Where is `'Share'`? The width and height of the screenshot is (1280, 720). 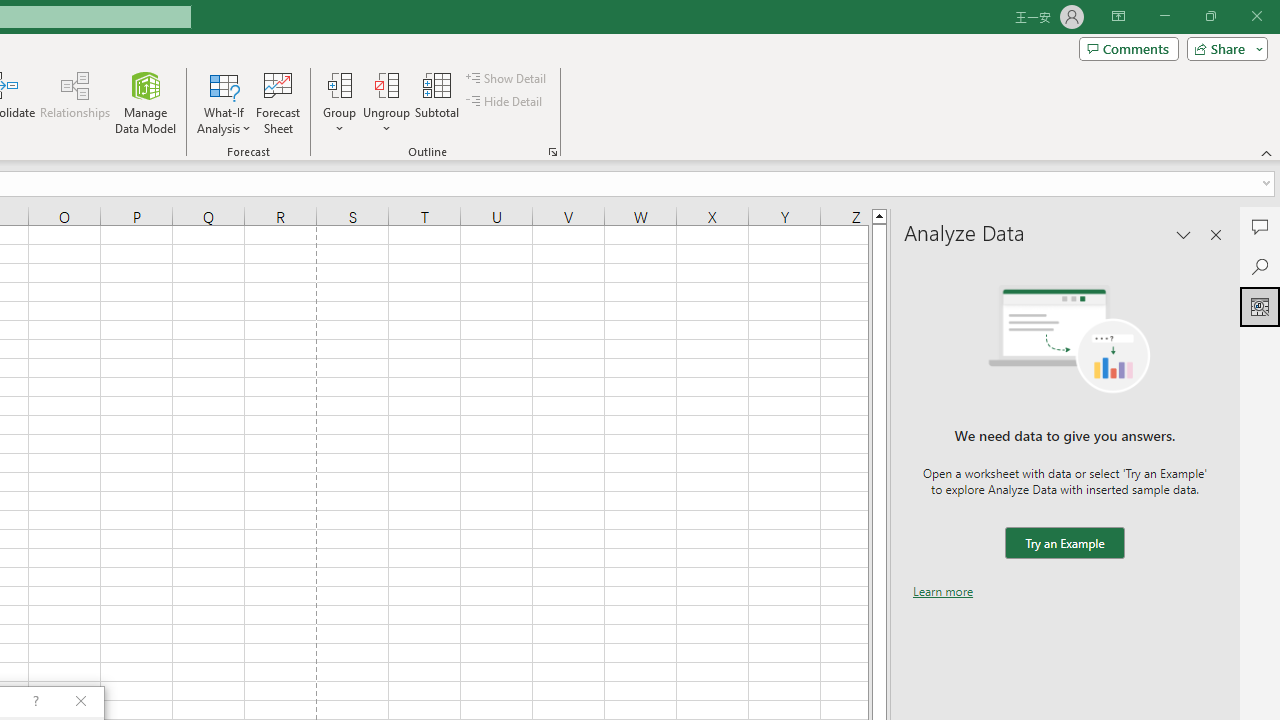 'Share' is located at coordinates (1222, 47).